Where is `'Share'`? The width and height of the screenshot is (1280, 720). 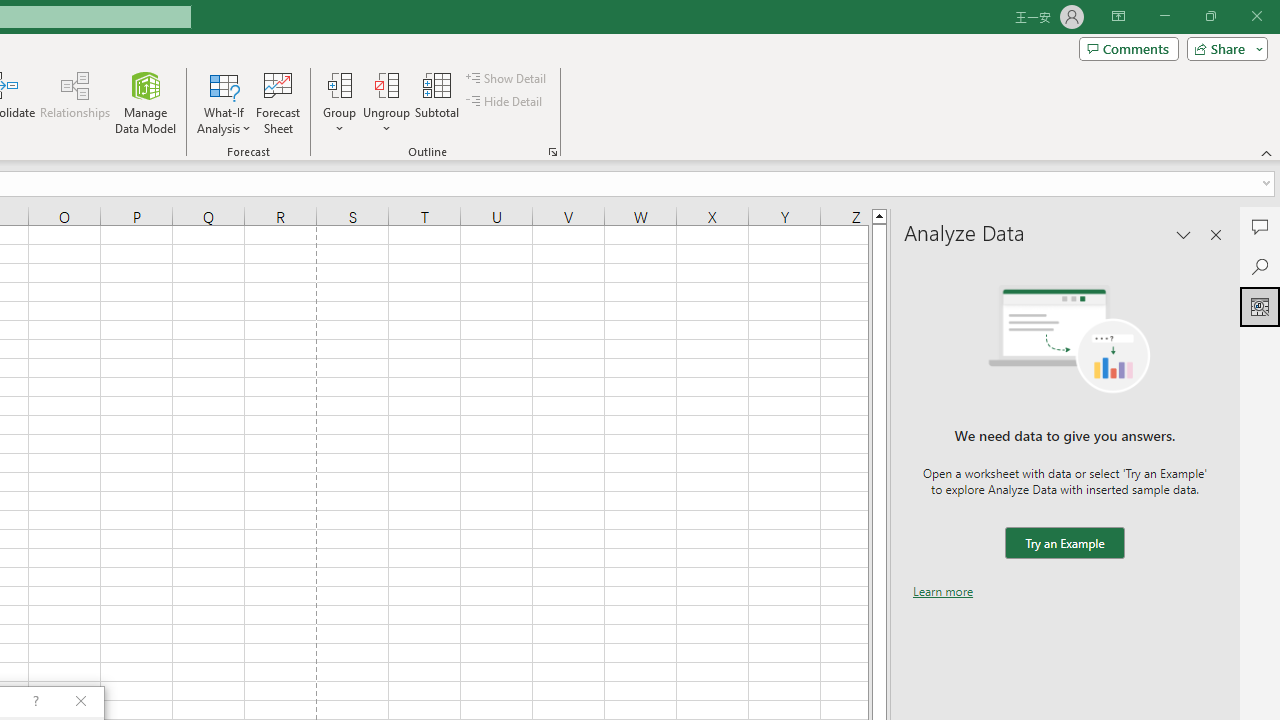 'Share' is located at coordinates (1222, 47).